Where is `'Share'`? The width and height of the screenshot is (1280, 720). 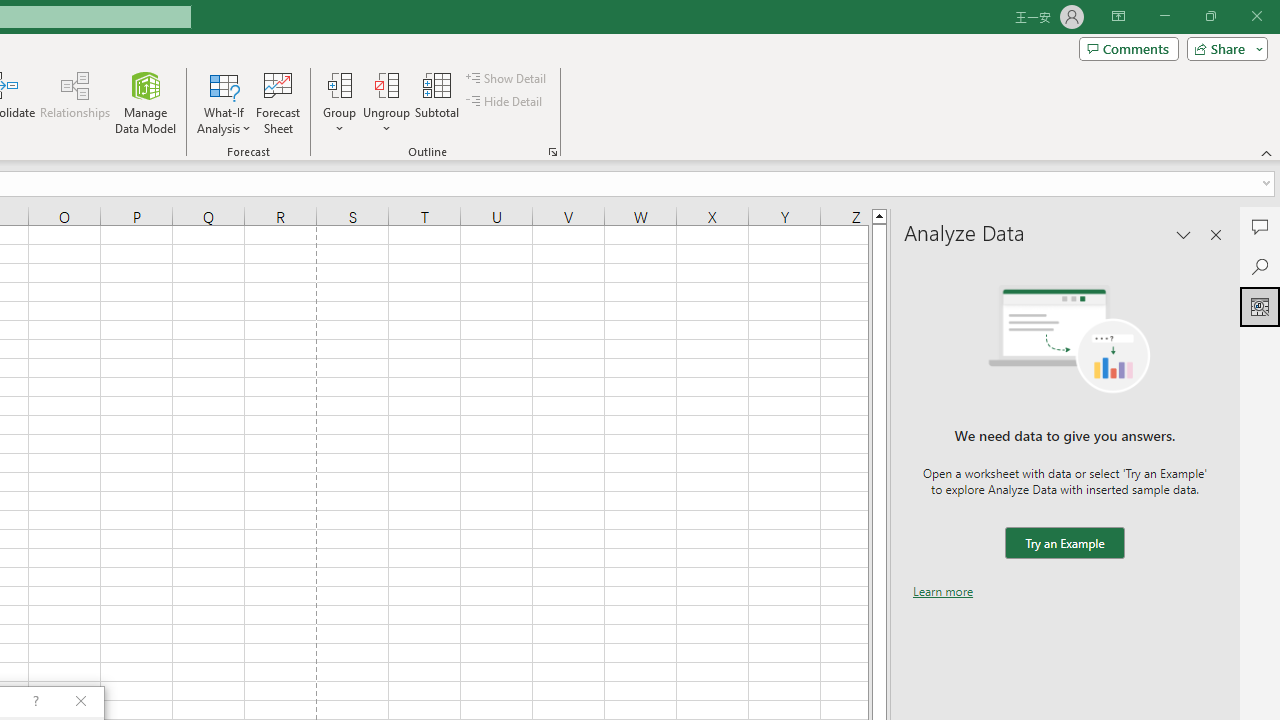 'Share' is located at coordinates (1222, 47).